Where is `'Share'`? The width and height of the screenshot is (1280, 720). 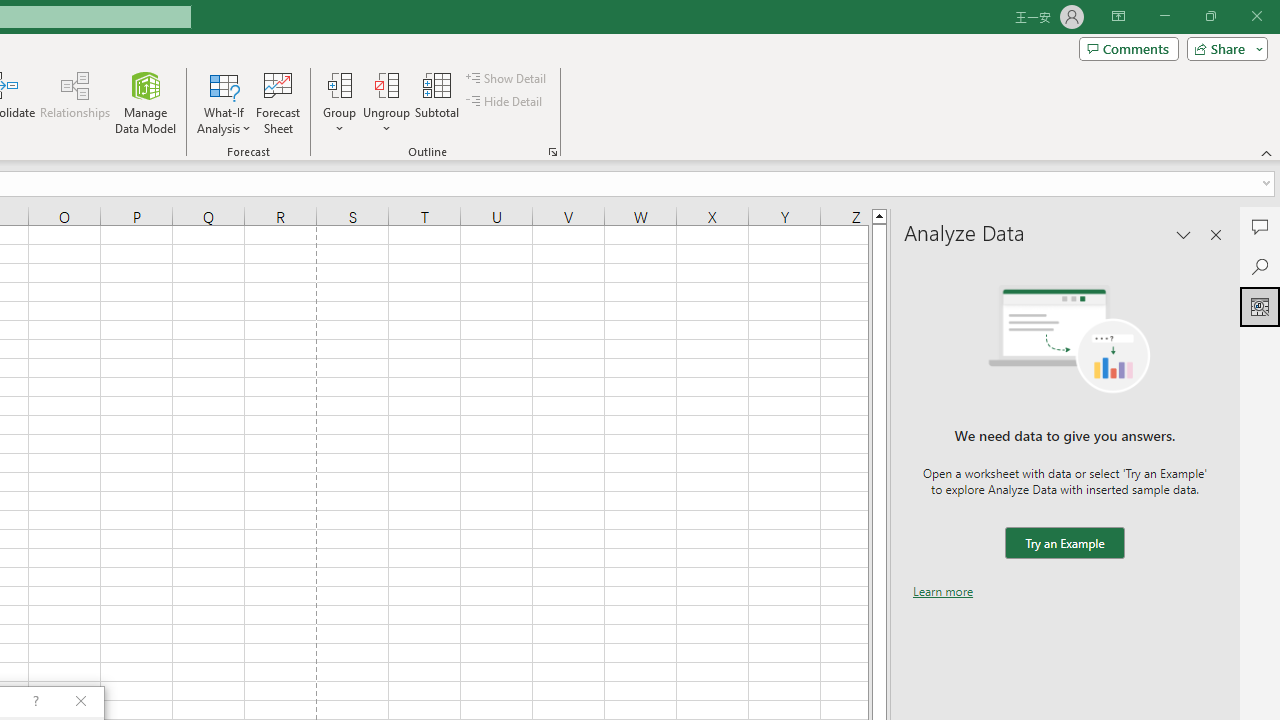 'Share' is located at coordinates (1222, 47).